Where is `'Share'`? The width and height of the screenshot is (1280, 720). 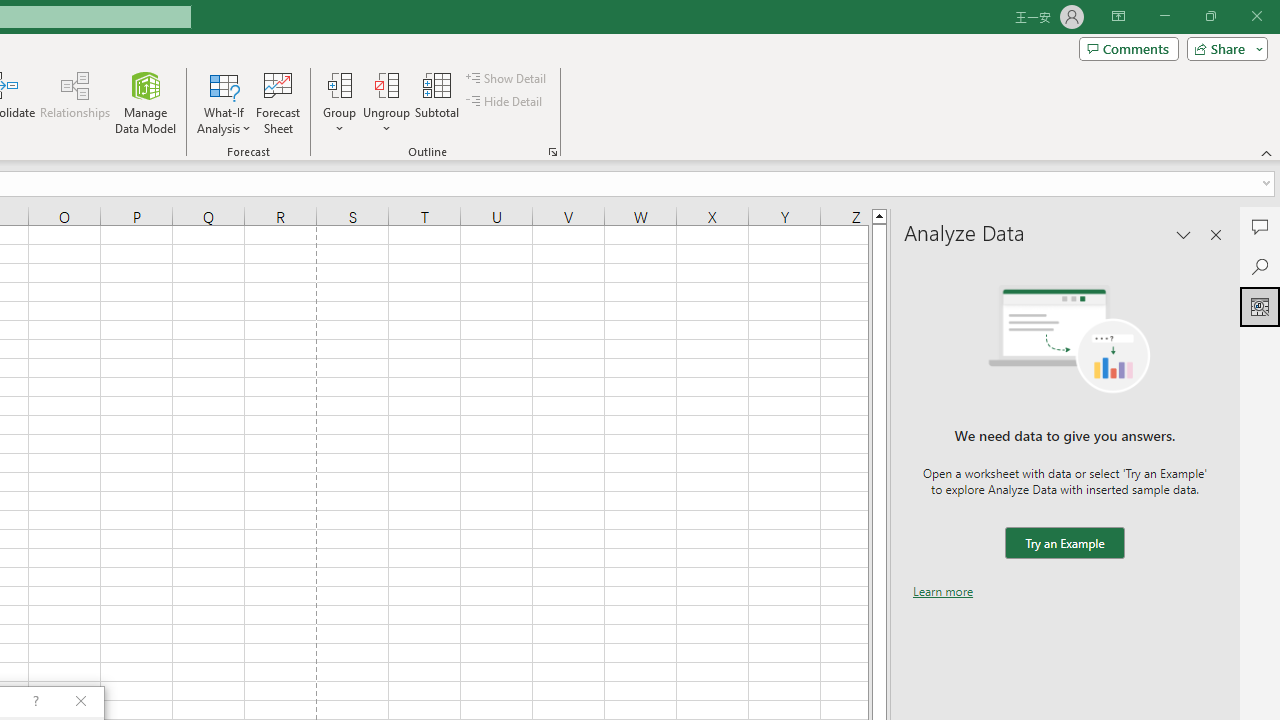 'Share' is located at coordinates (1222, 47).